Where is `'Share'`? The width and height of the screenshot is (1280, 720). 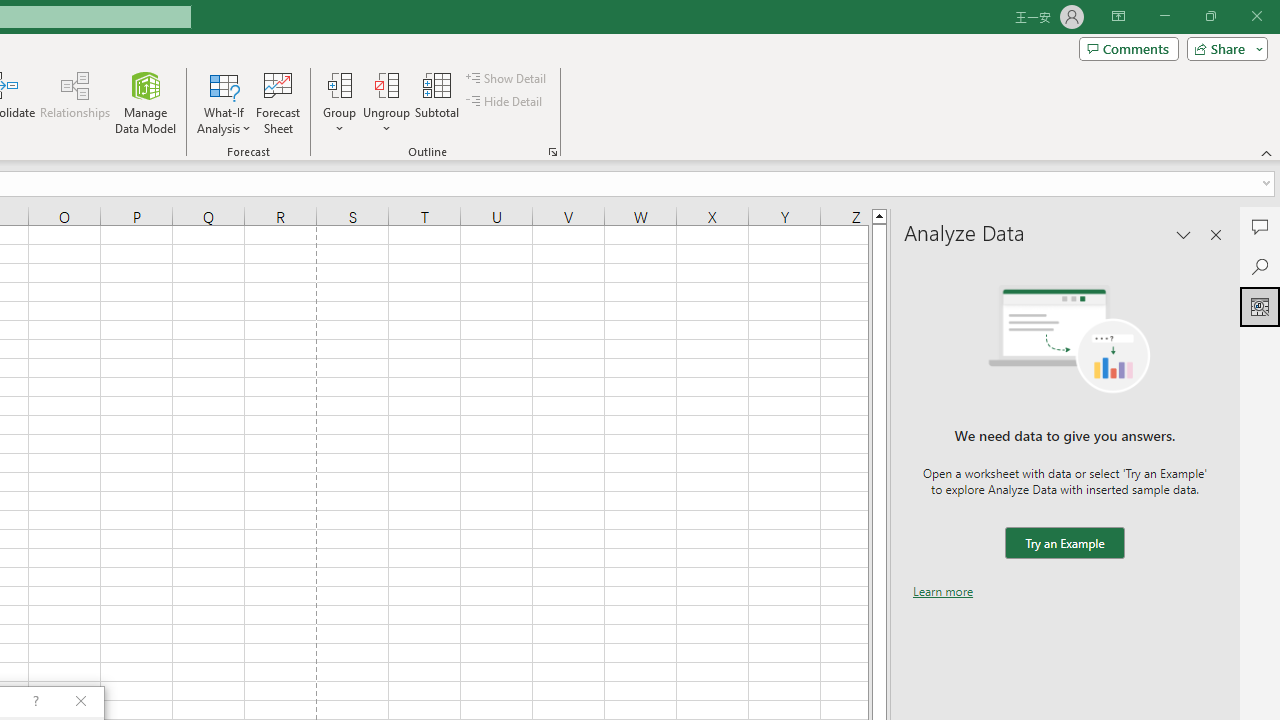 'Share' is located at coordinates (1222, 47).